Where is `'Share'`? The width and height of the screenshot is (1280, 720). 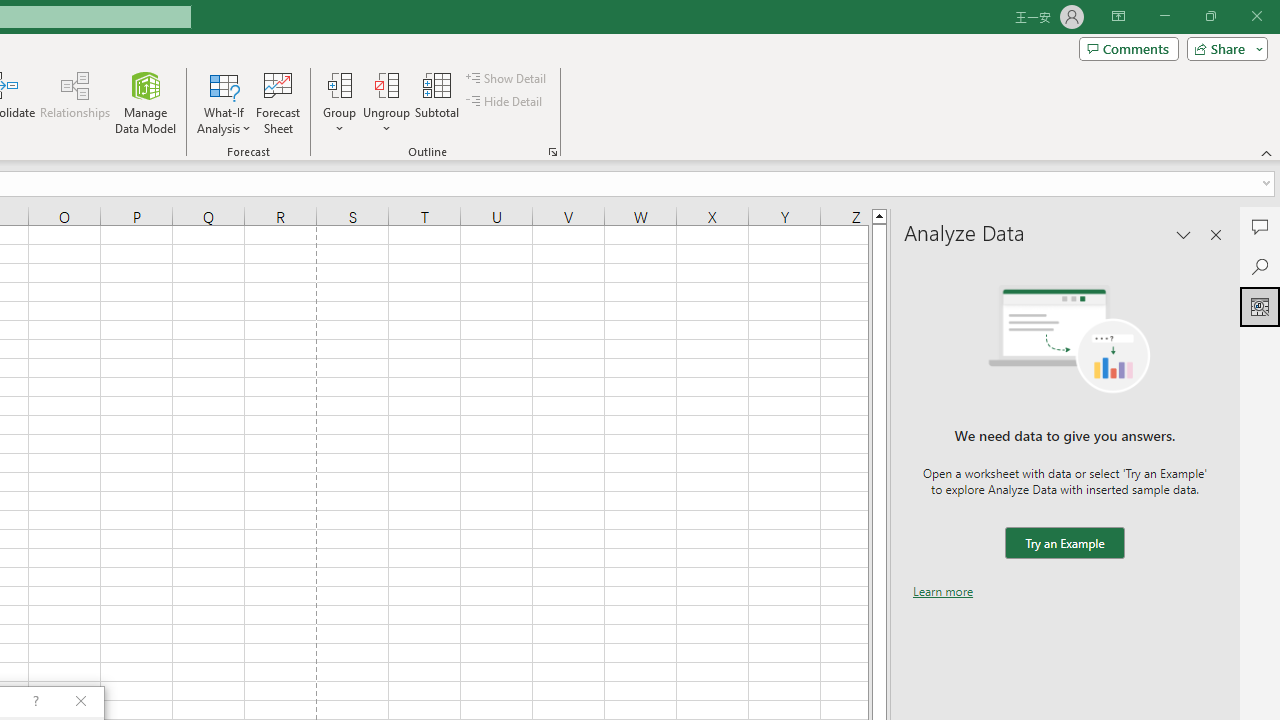 'Share' is located at coordinates (1222, 47).